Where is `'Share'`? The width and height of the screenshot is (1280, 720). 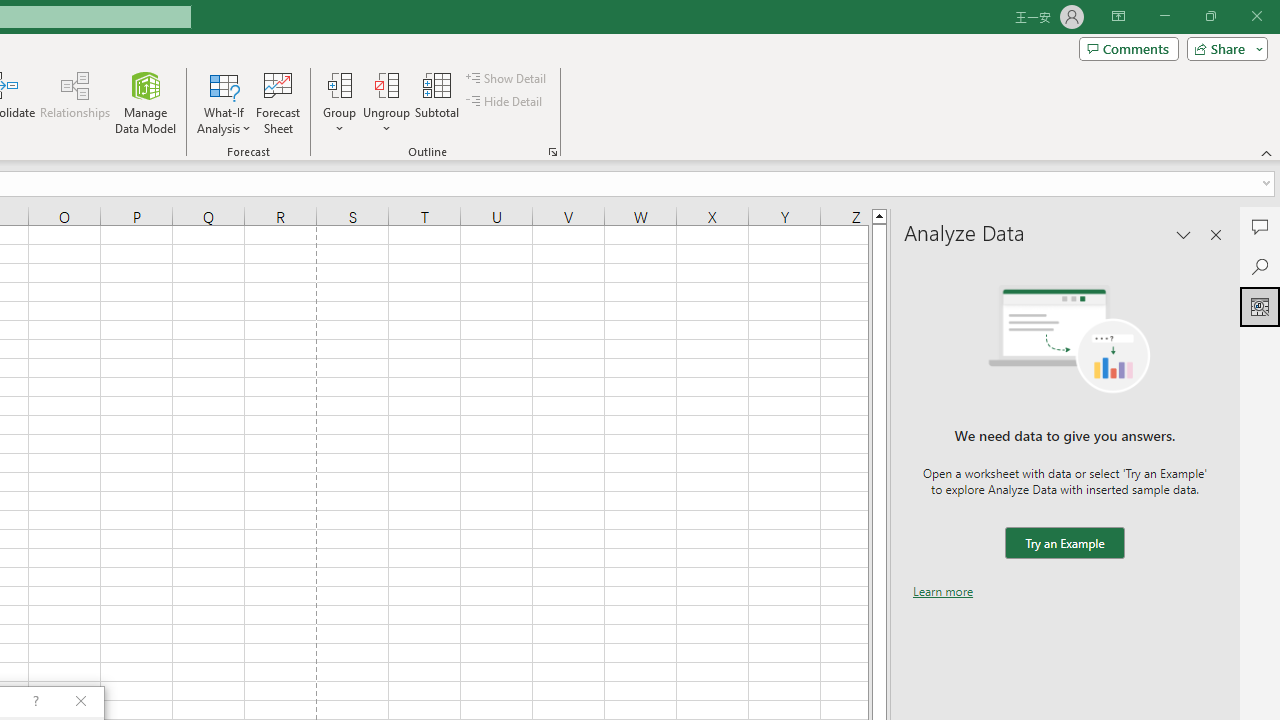 'Share' is located at coordinates (1222, 47).